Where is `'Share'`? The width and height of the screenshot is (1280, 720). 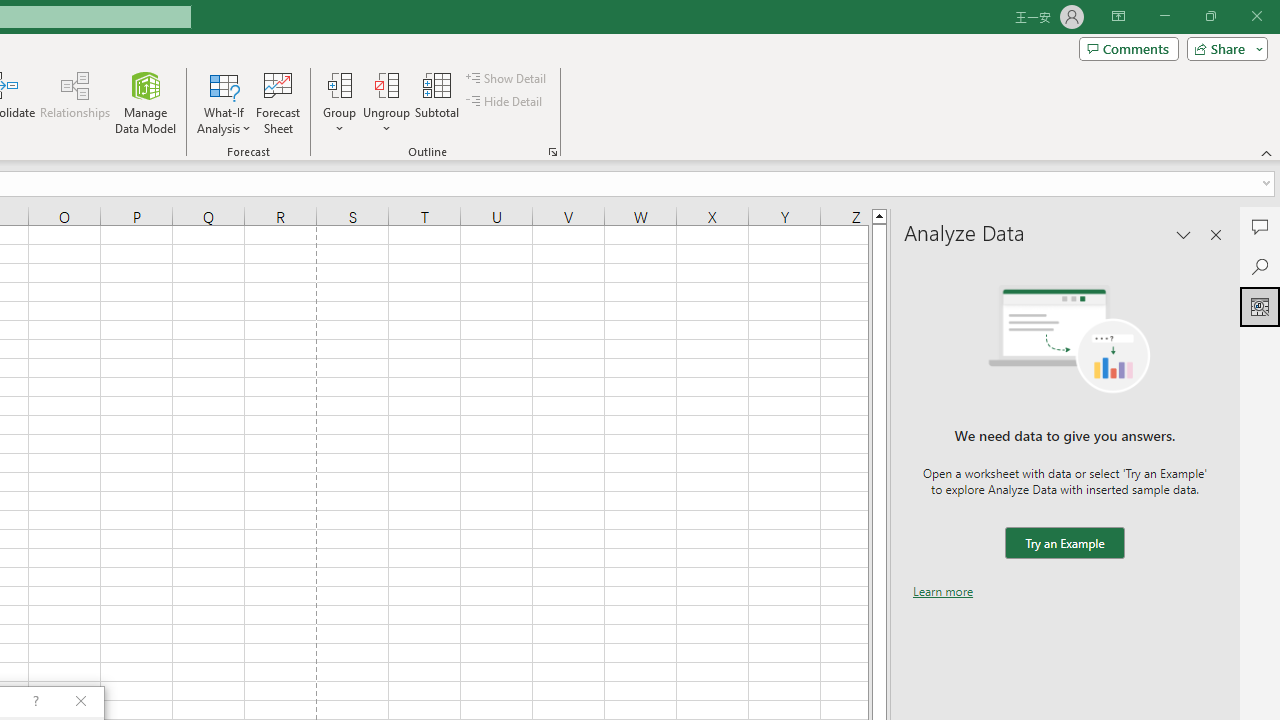 'Share' is located at coordinates (1222, 47).